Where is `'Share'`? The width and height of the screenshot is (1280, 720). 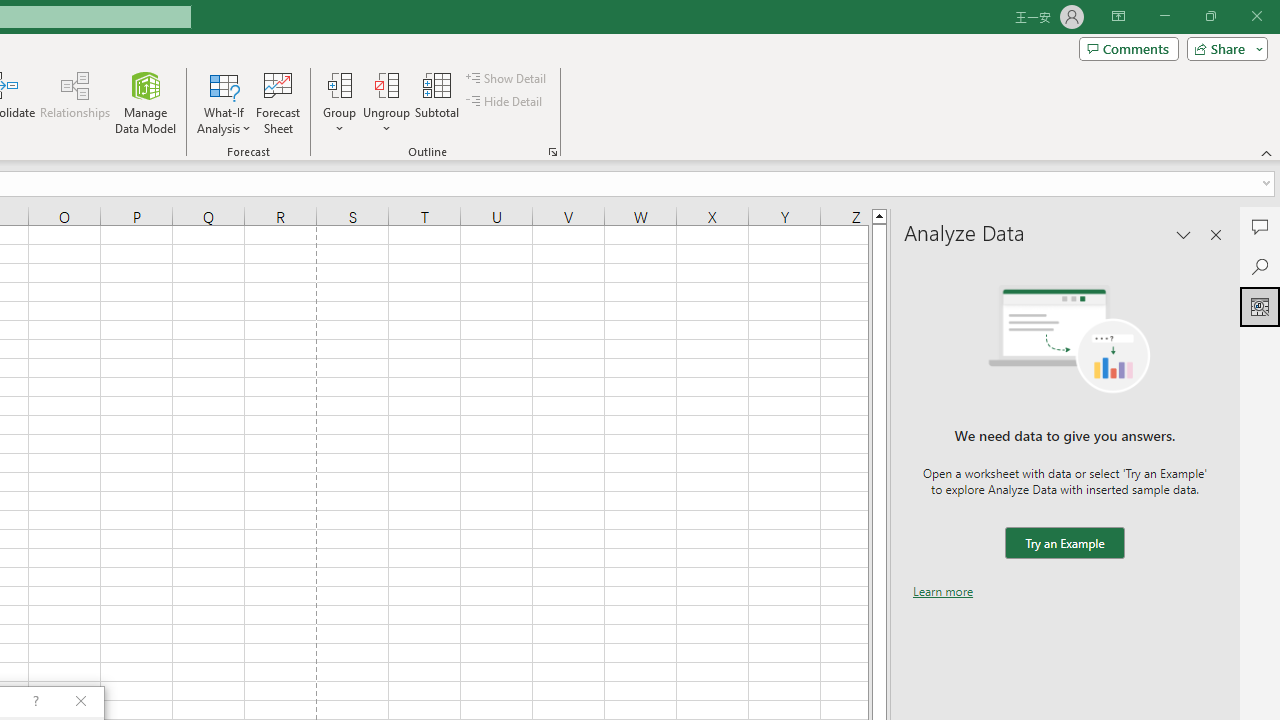 'Share' is located at coordinates (1222, 47).